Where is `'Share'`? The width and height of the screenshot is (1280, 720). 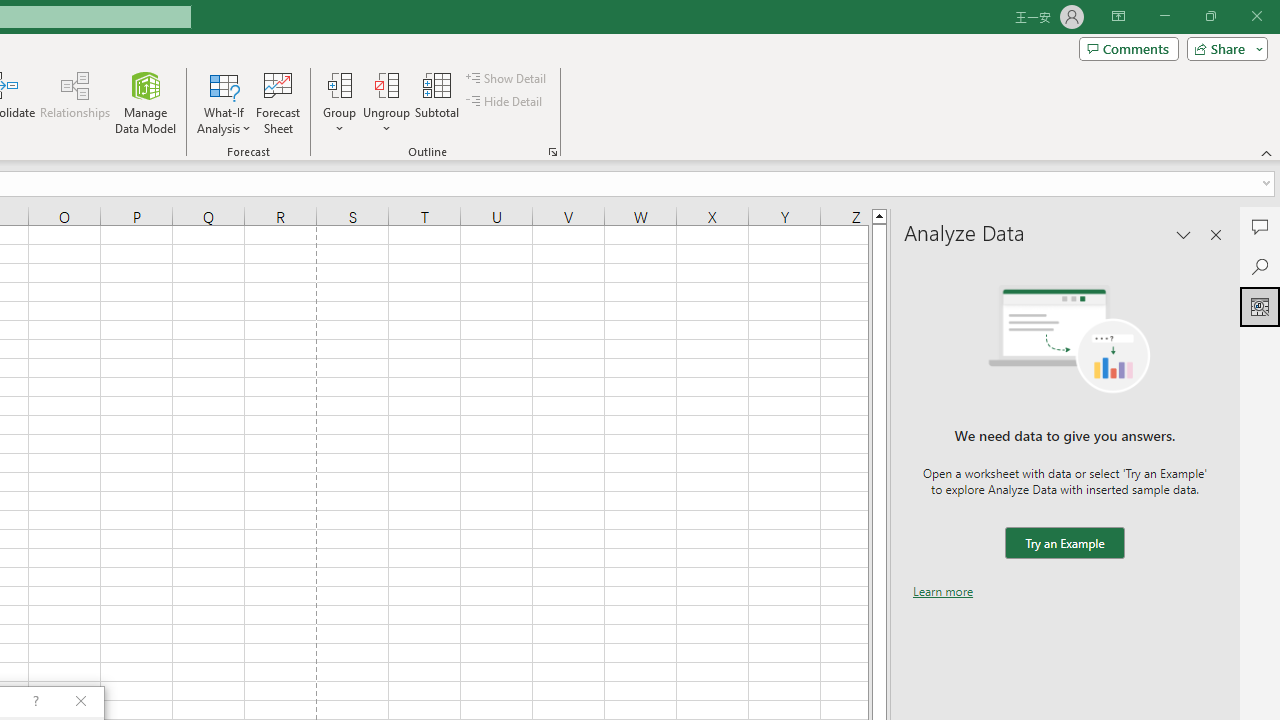 'Share' is located at coordinates (1222, 47).